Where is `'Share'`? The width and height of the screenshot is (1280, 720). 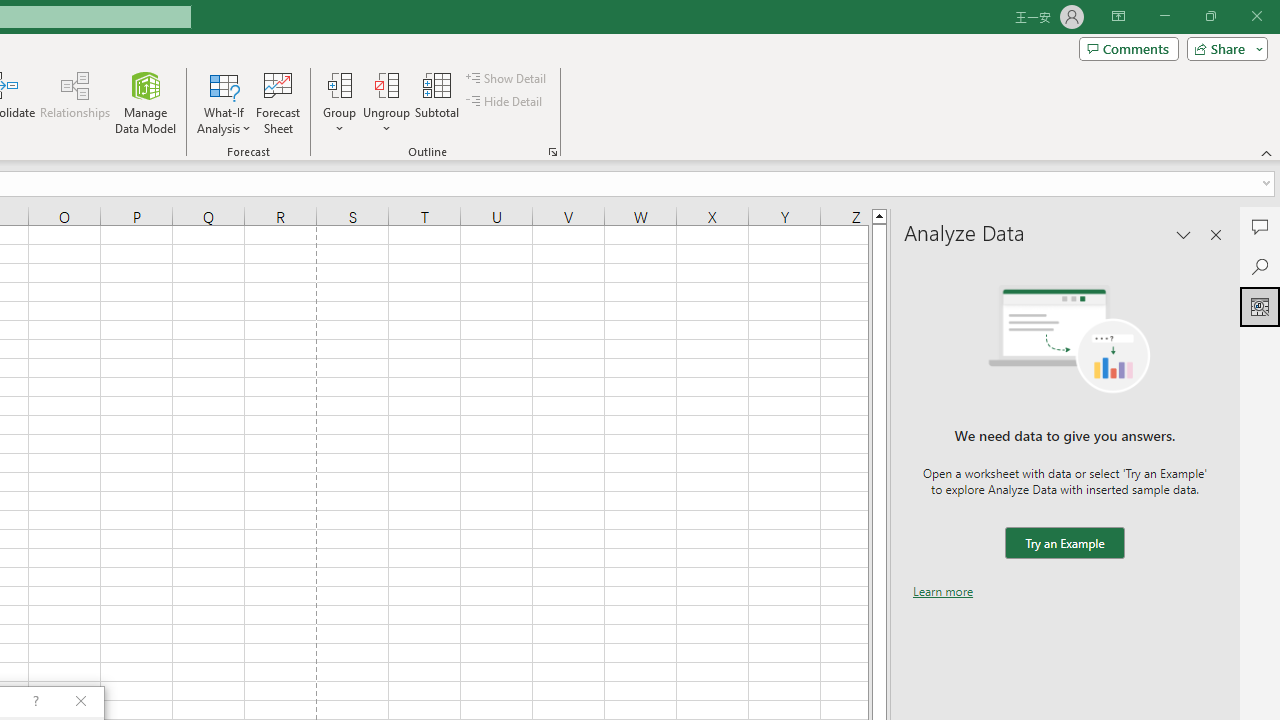 'Share' is located at coordinates (1222, 47).